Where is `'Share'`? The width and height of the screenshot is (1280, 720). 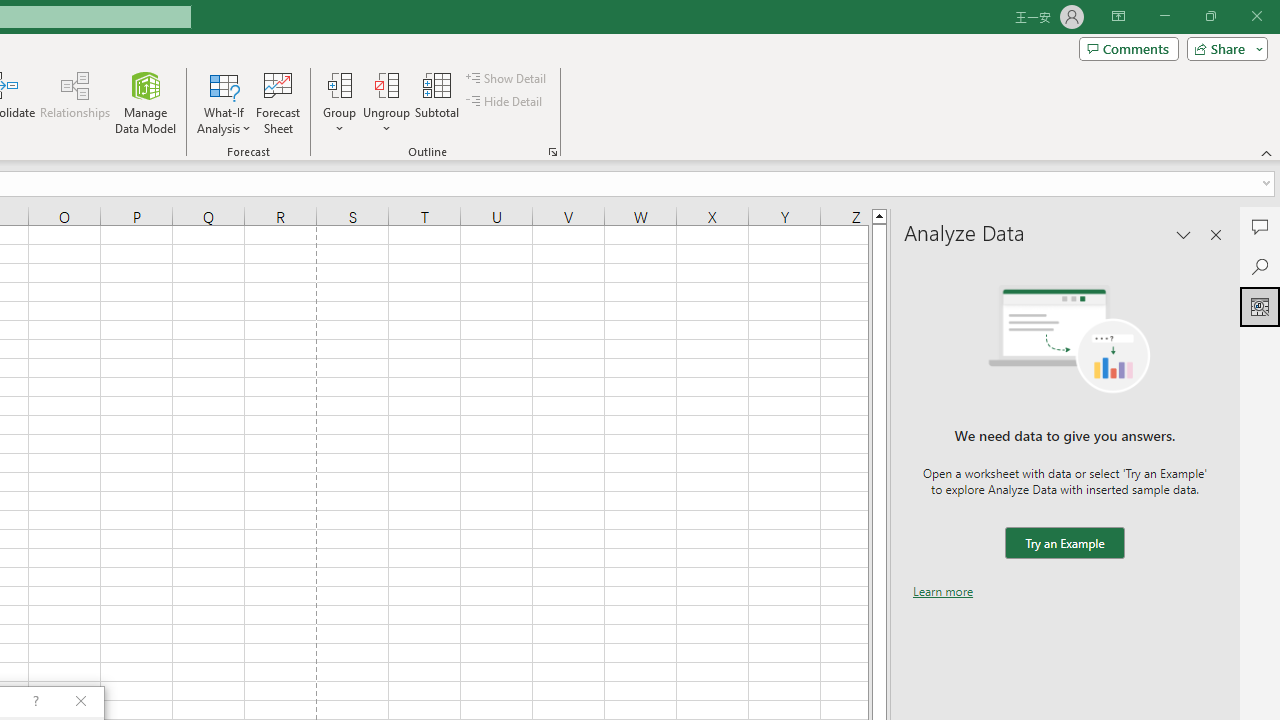 'Share' is located at coordinates (1222, 47).